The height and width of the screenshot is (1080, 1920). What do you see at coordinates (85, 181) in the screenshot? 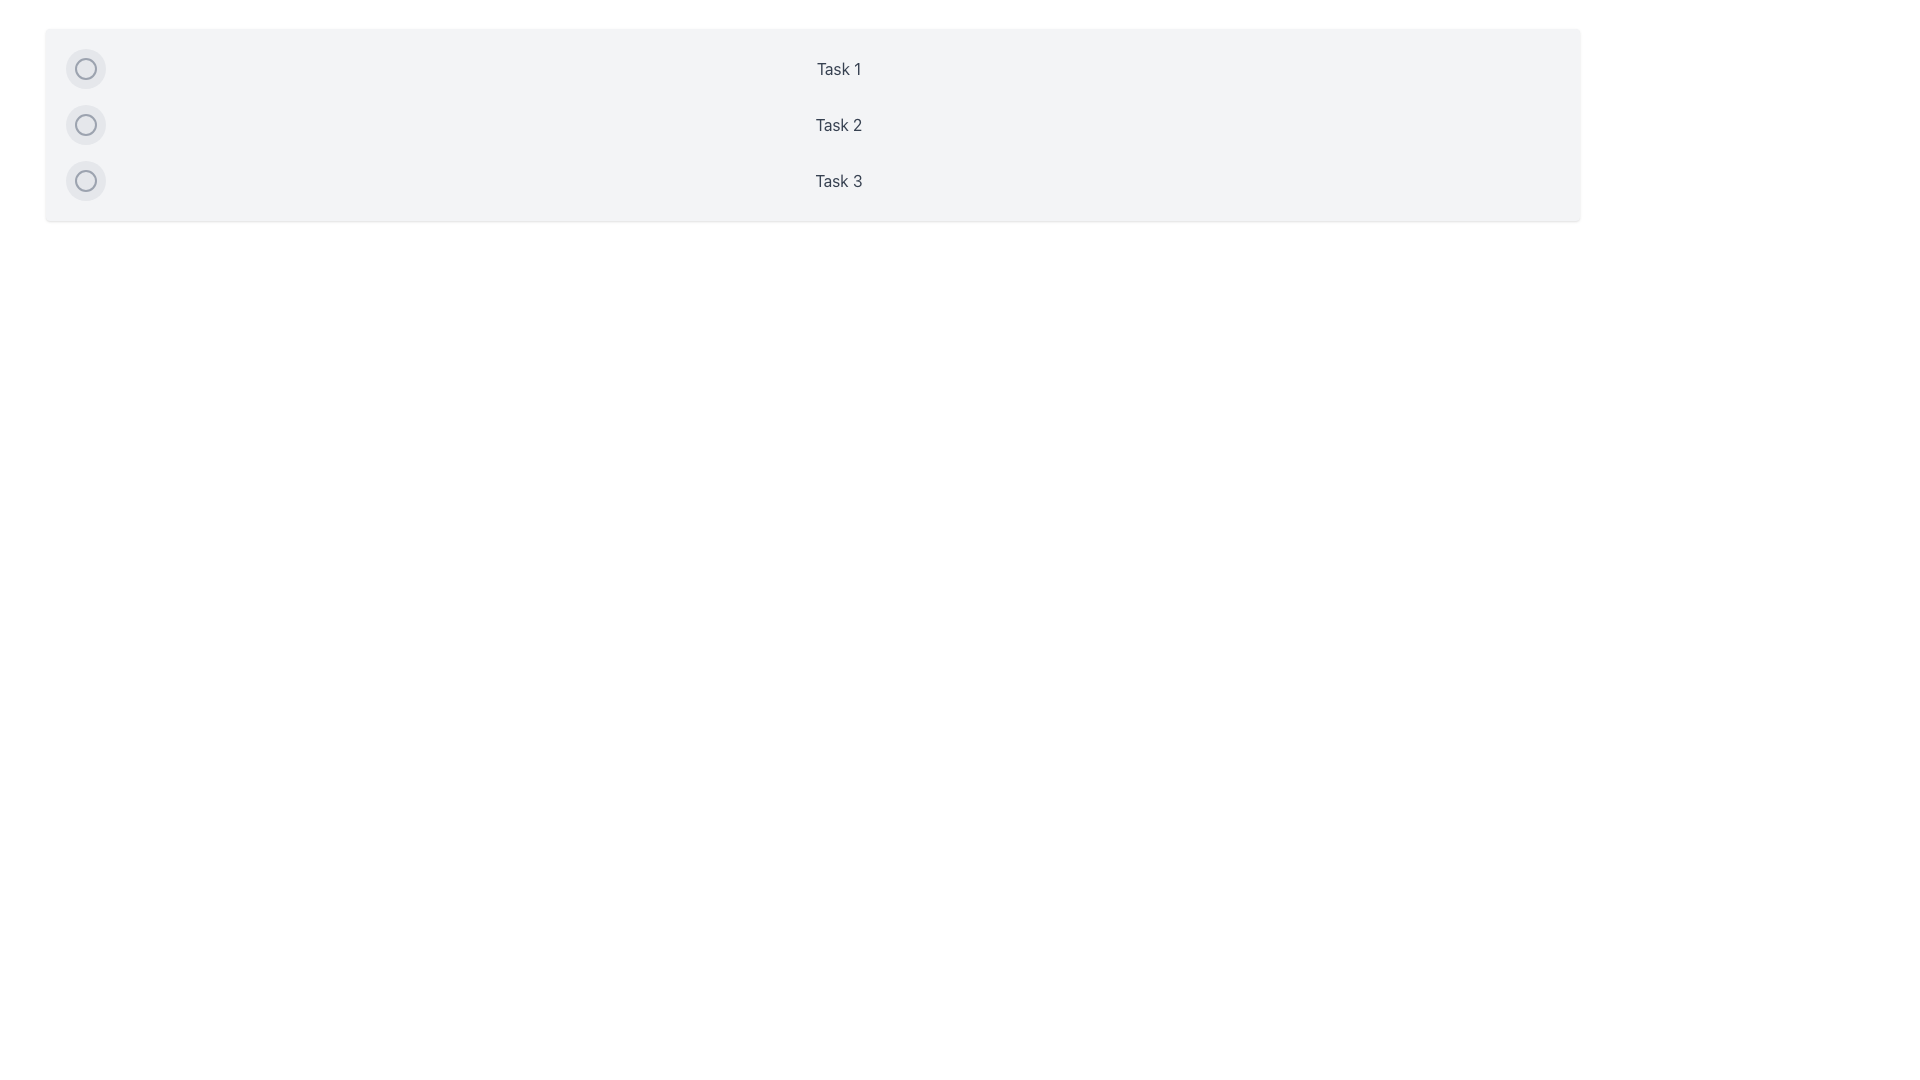
I see `the third radio button in the vertical list located next to 'Task 3'` at bounding box center [85, 181].